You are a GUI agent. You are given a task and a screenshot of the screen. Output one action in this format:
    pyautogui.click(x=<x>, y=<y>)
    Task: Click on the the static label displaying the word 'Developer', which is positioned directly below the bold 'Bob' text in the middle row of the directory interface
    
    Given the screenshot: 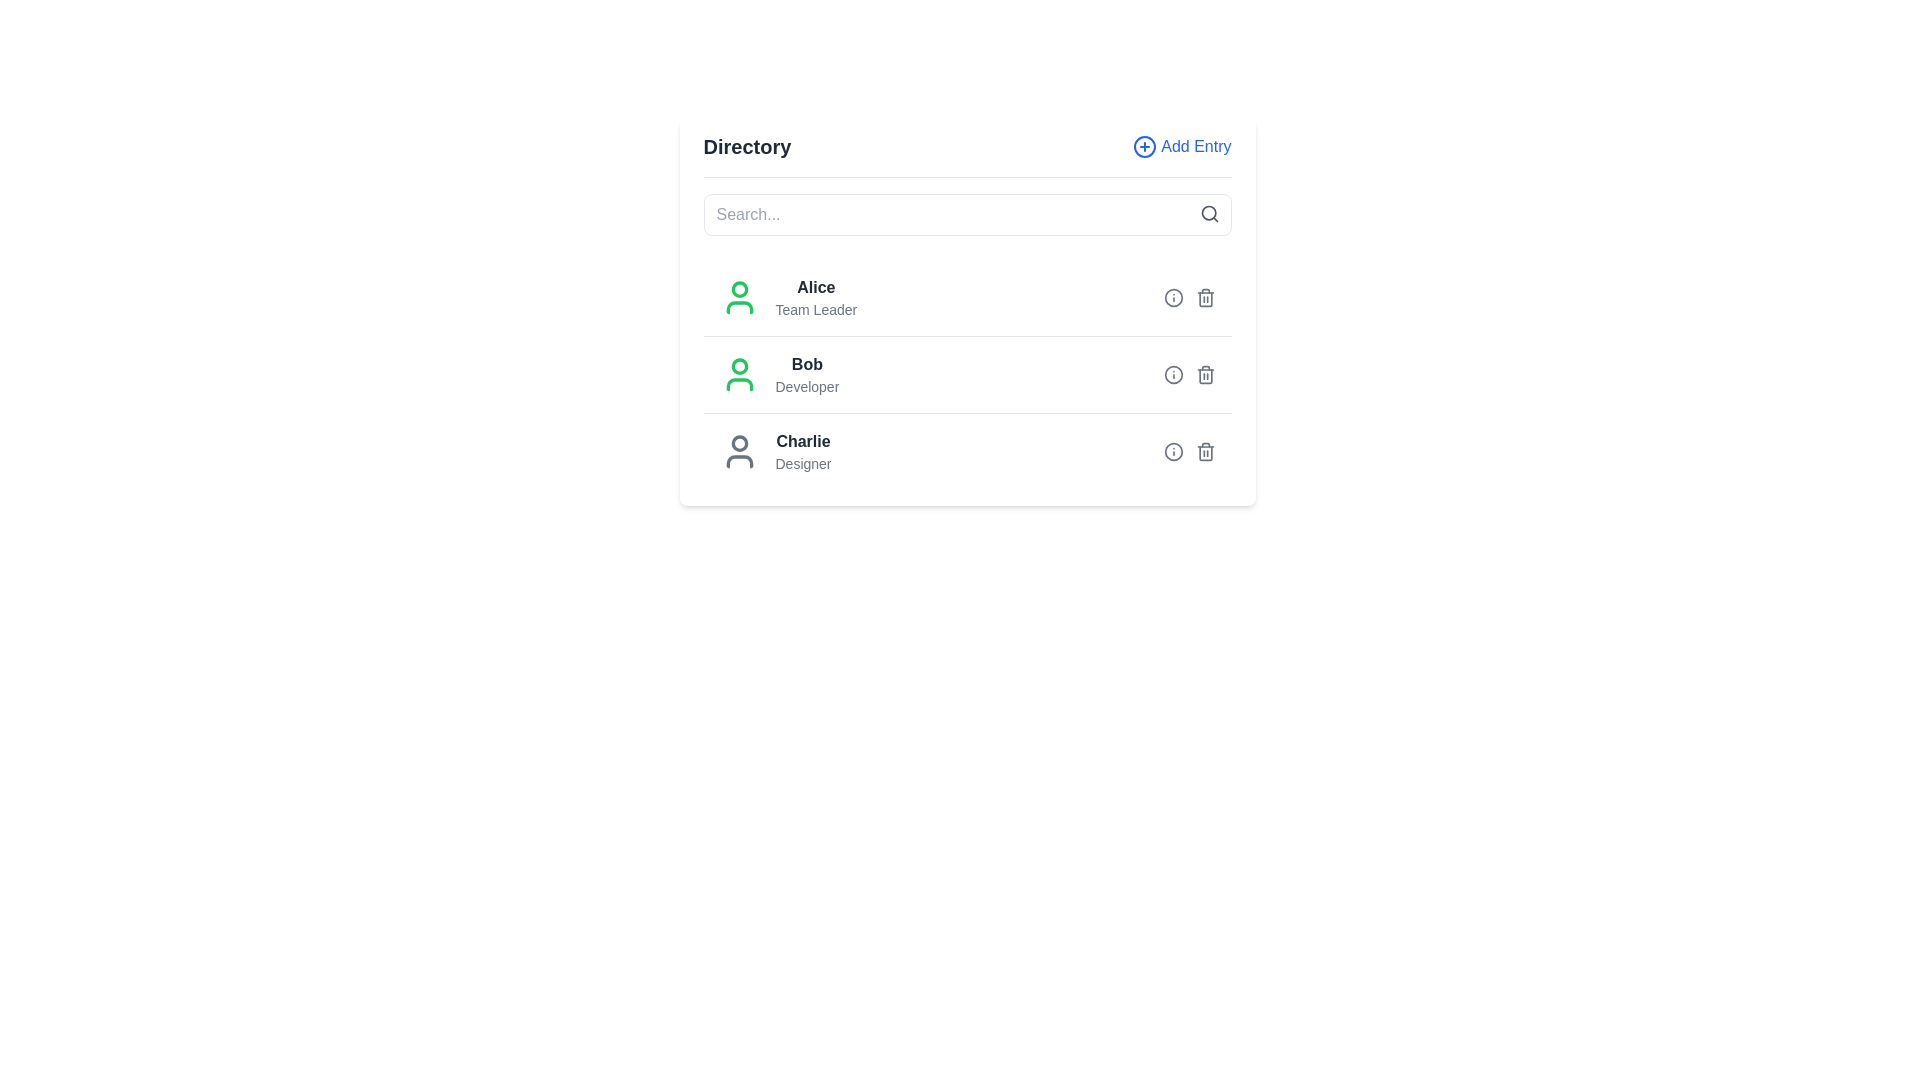 What is the action you would take?
    pyautogui.click(x=807, y=386)
    